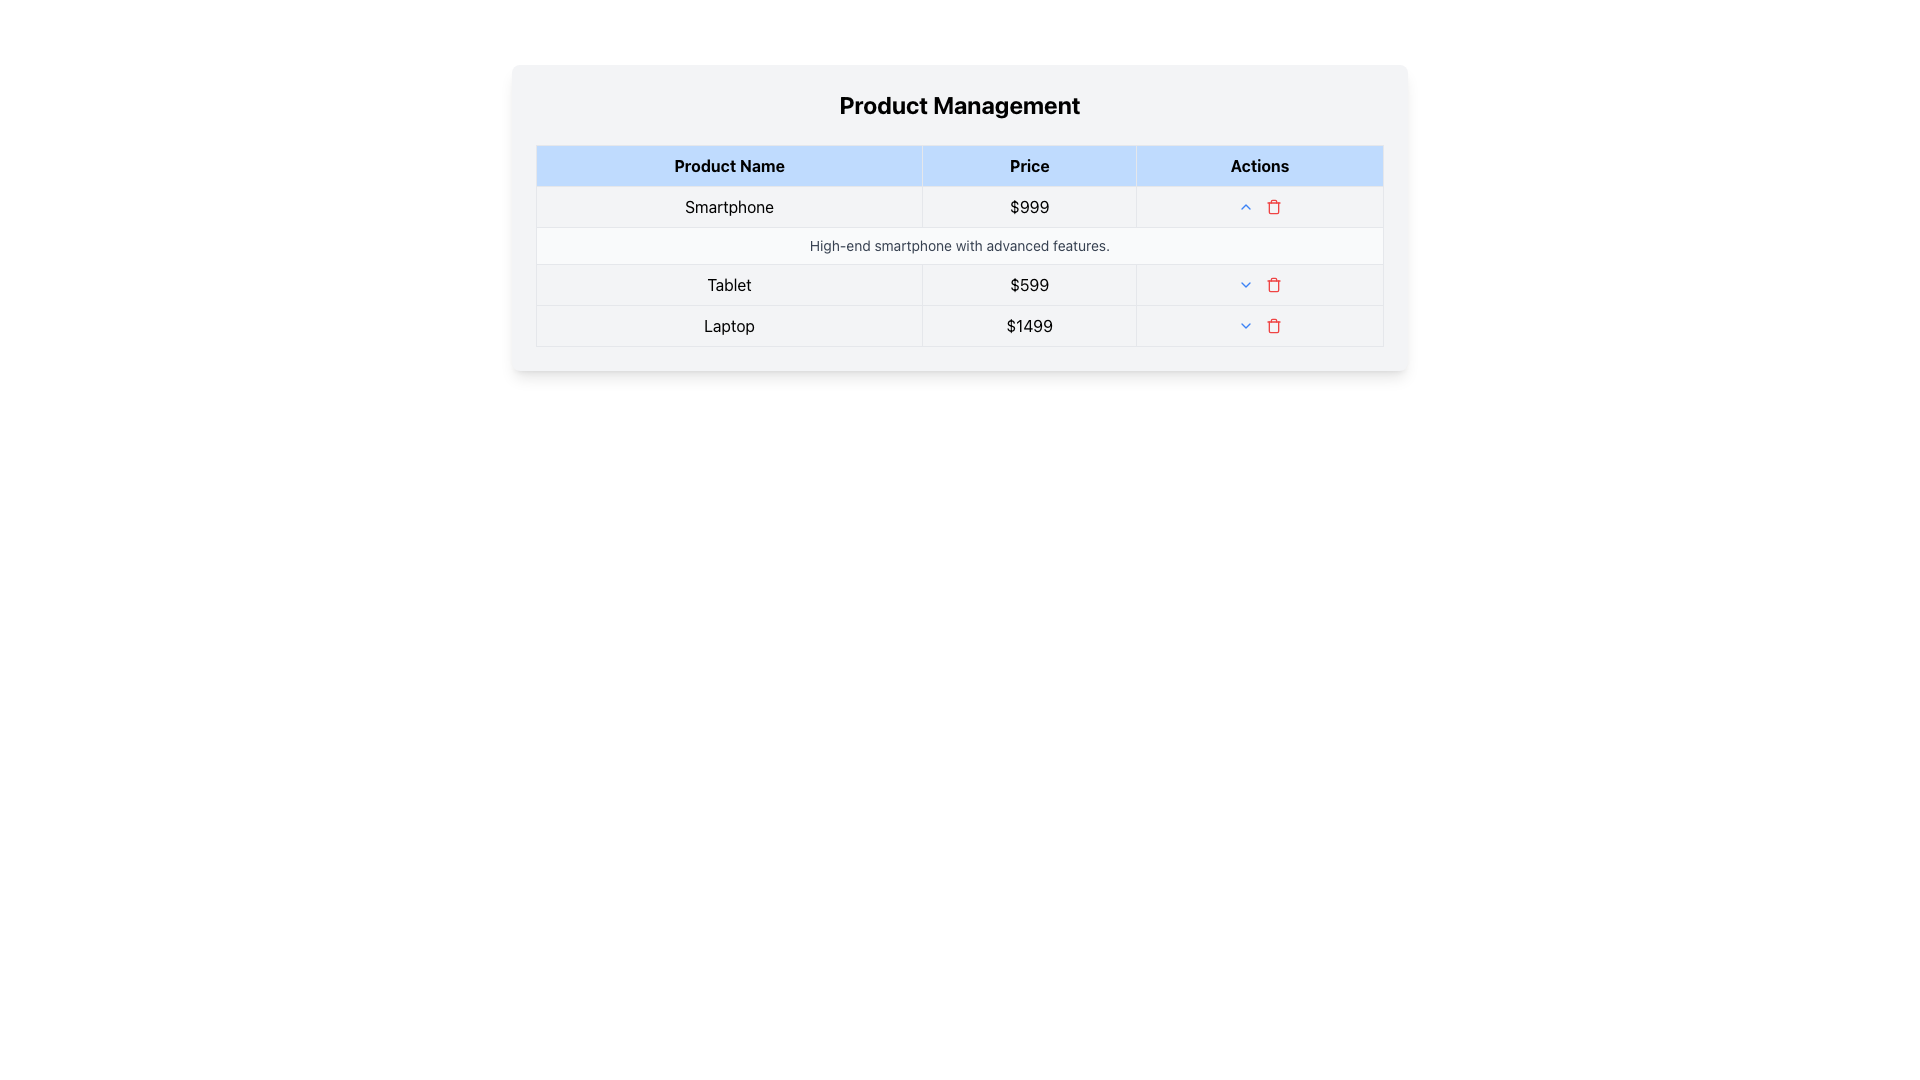 This screenshot has width=1920, height=1080. What do you see at coordinates (1272, 325) in the screenshot?
I see `the red-colored trash can icon button located in the 'Actions' column of the last row of the table` at bounding box center [1272, 325].